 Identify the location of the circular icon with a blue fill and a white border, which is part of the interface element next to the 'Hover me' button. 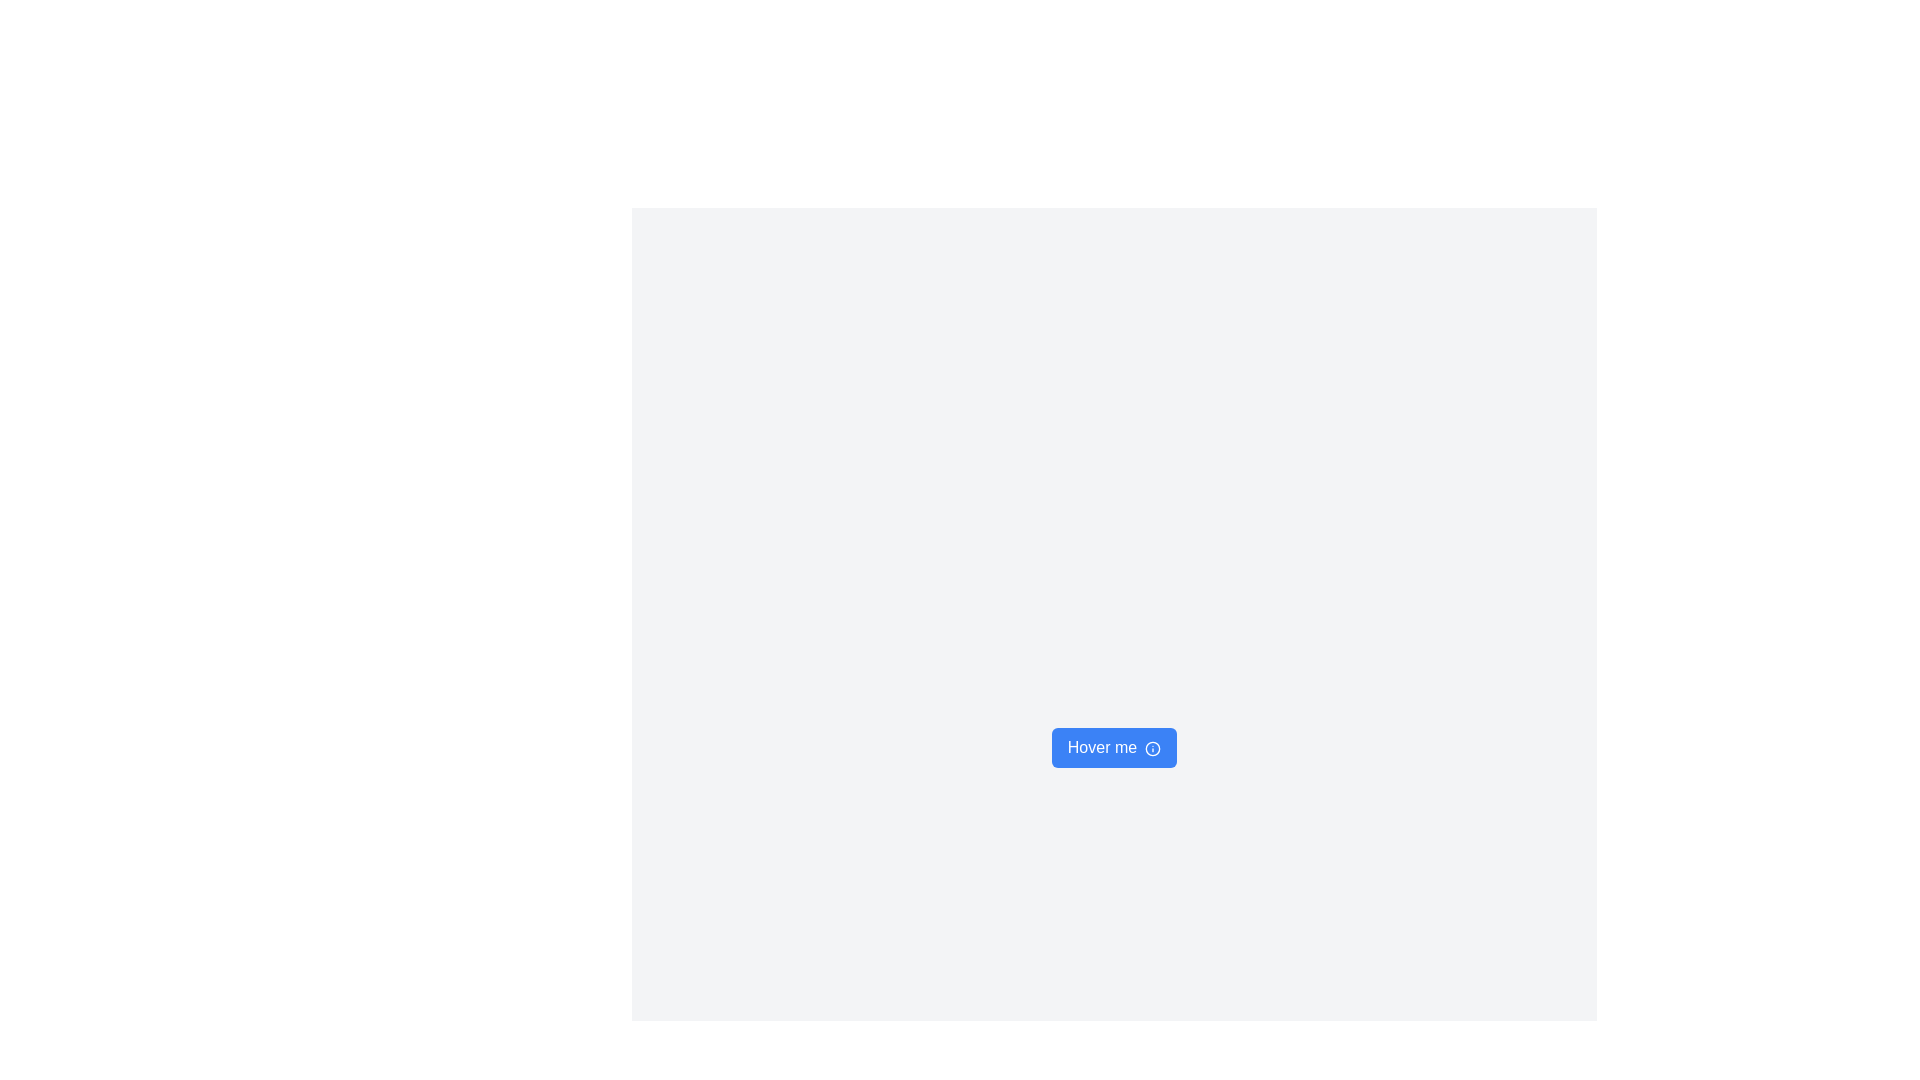
(1153, 748).